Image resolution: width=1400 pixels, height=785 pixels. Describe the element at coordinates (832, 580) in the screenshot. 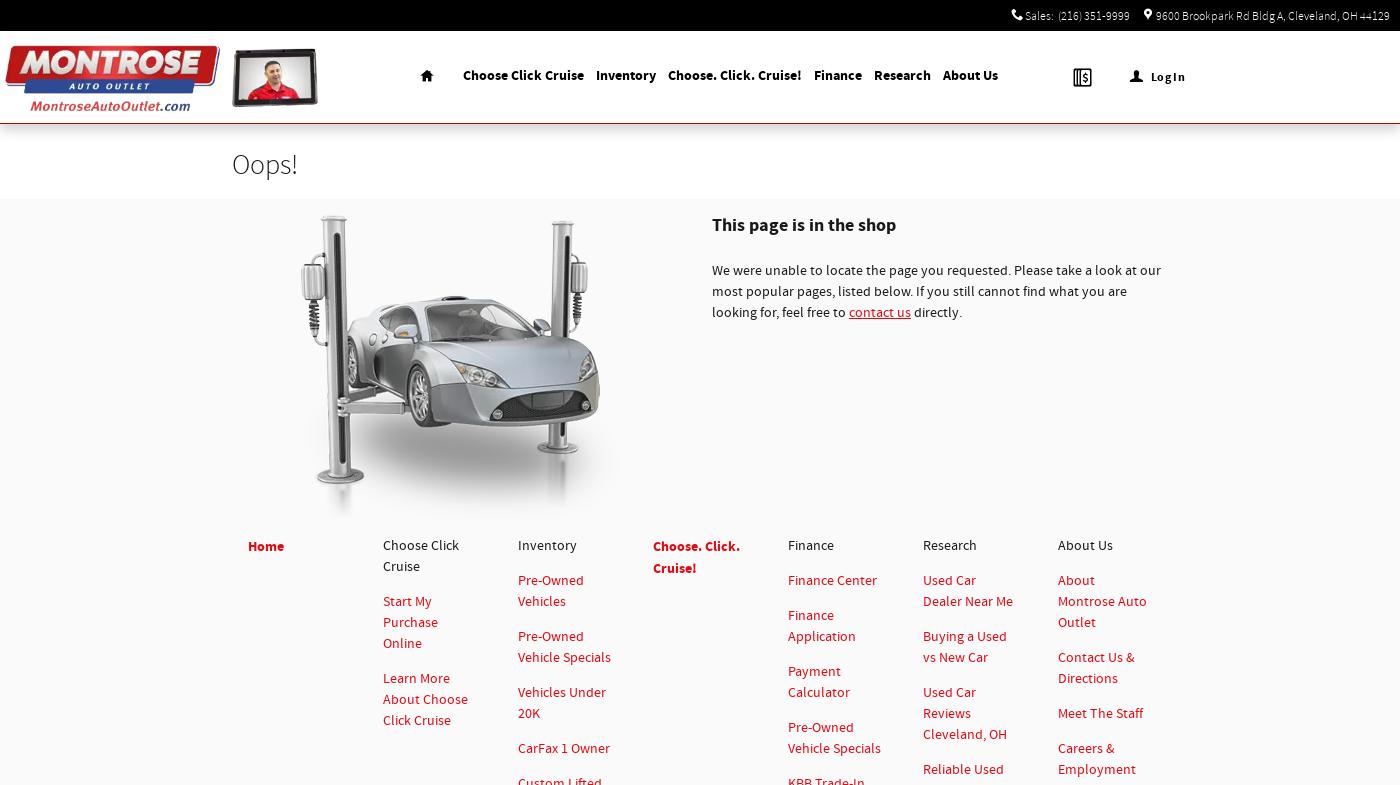

I see `'Finance Center'` at that location.